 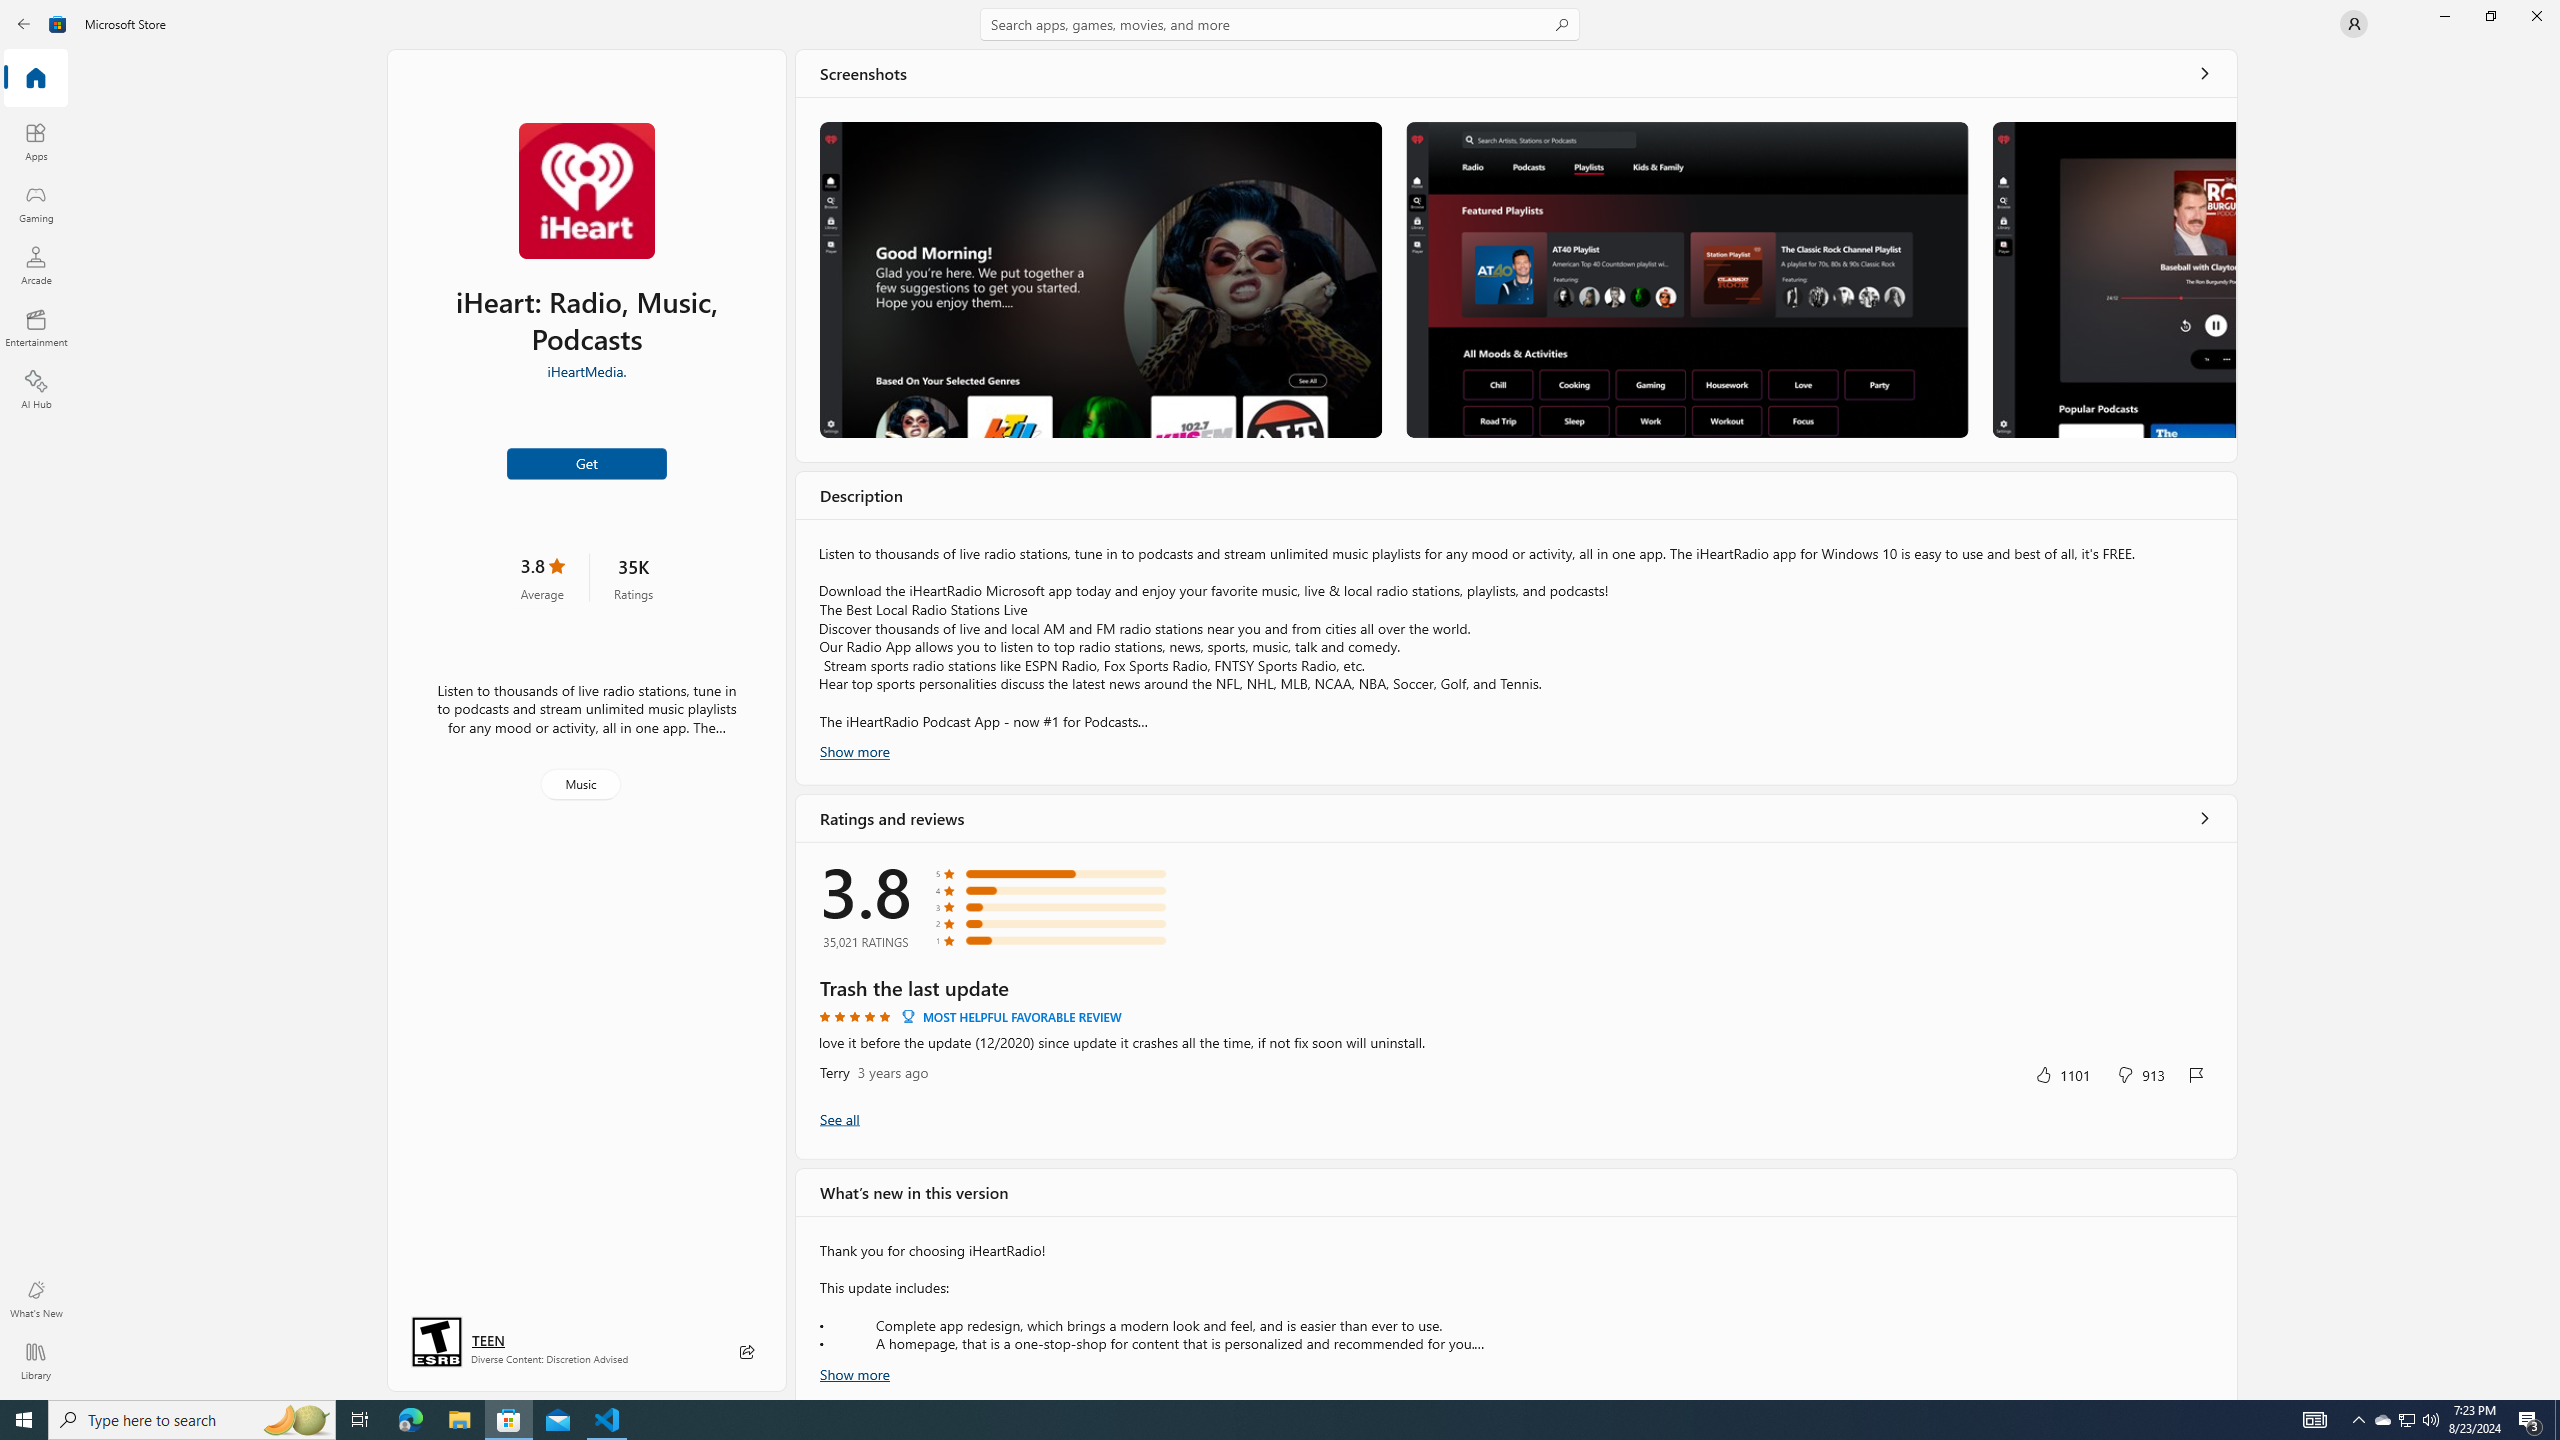 I want to click on 'No, this was not helpful. 913 votes.', so click(x=2140, y=1073).